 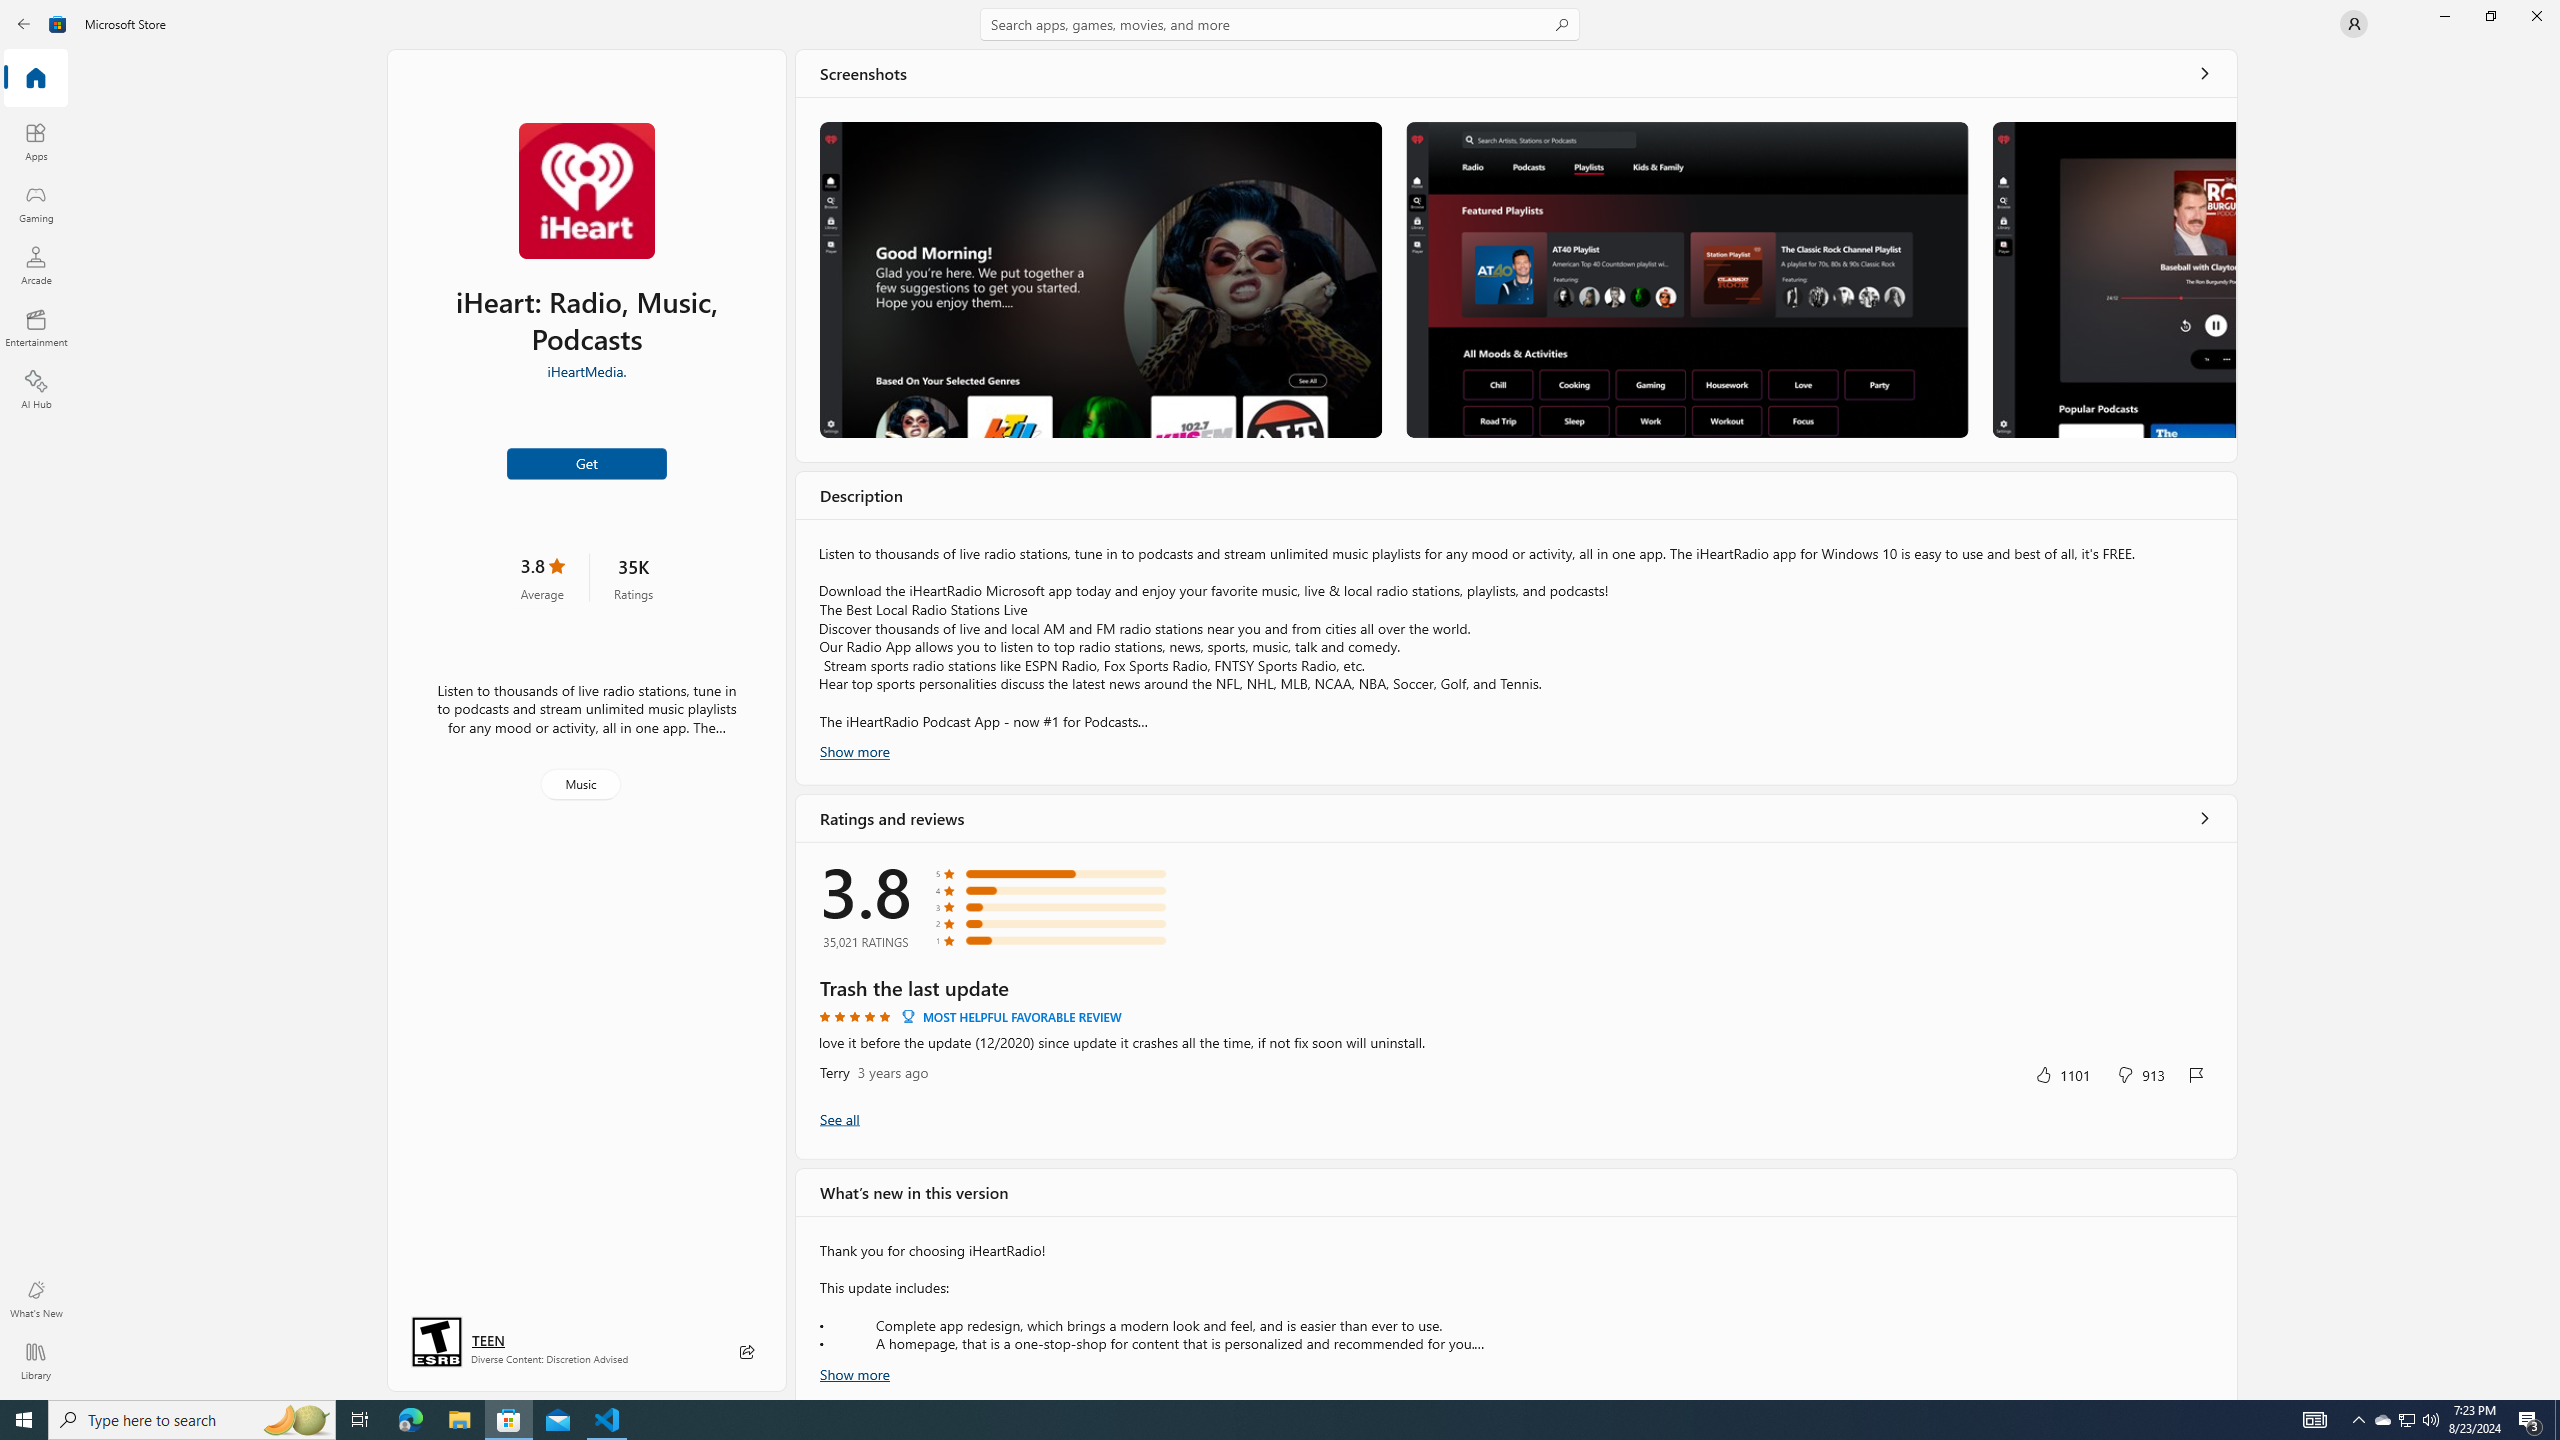 I want to click on 'No, this was not helpful. 913 votes.', so click(x=2140, y=1073).